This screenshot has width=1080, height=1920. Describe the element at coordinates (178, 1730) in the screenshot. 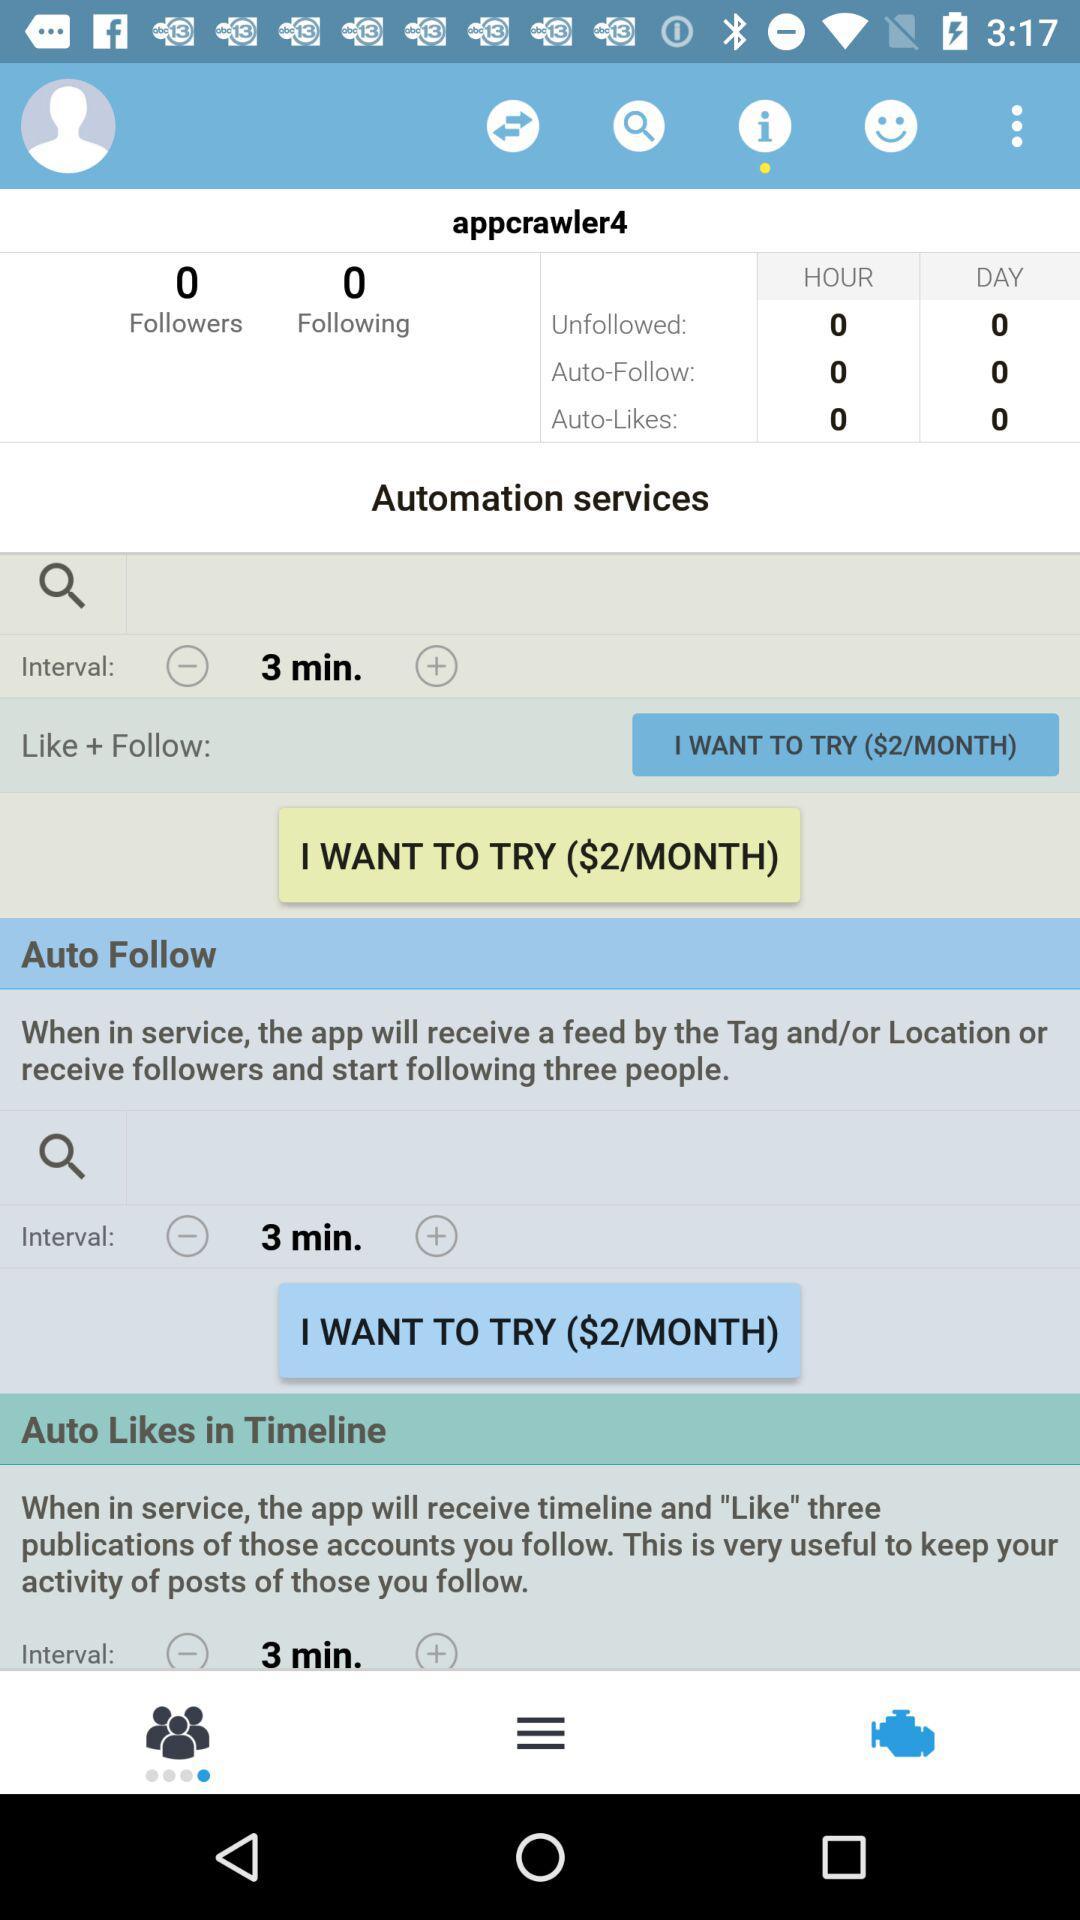

I see `item below interval:` at that location.